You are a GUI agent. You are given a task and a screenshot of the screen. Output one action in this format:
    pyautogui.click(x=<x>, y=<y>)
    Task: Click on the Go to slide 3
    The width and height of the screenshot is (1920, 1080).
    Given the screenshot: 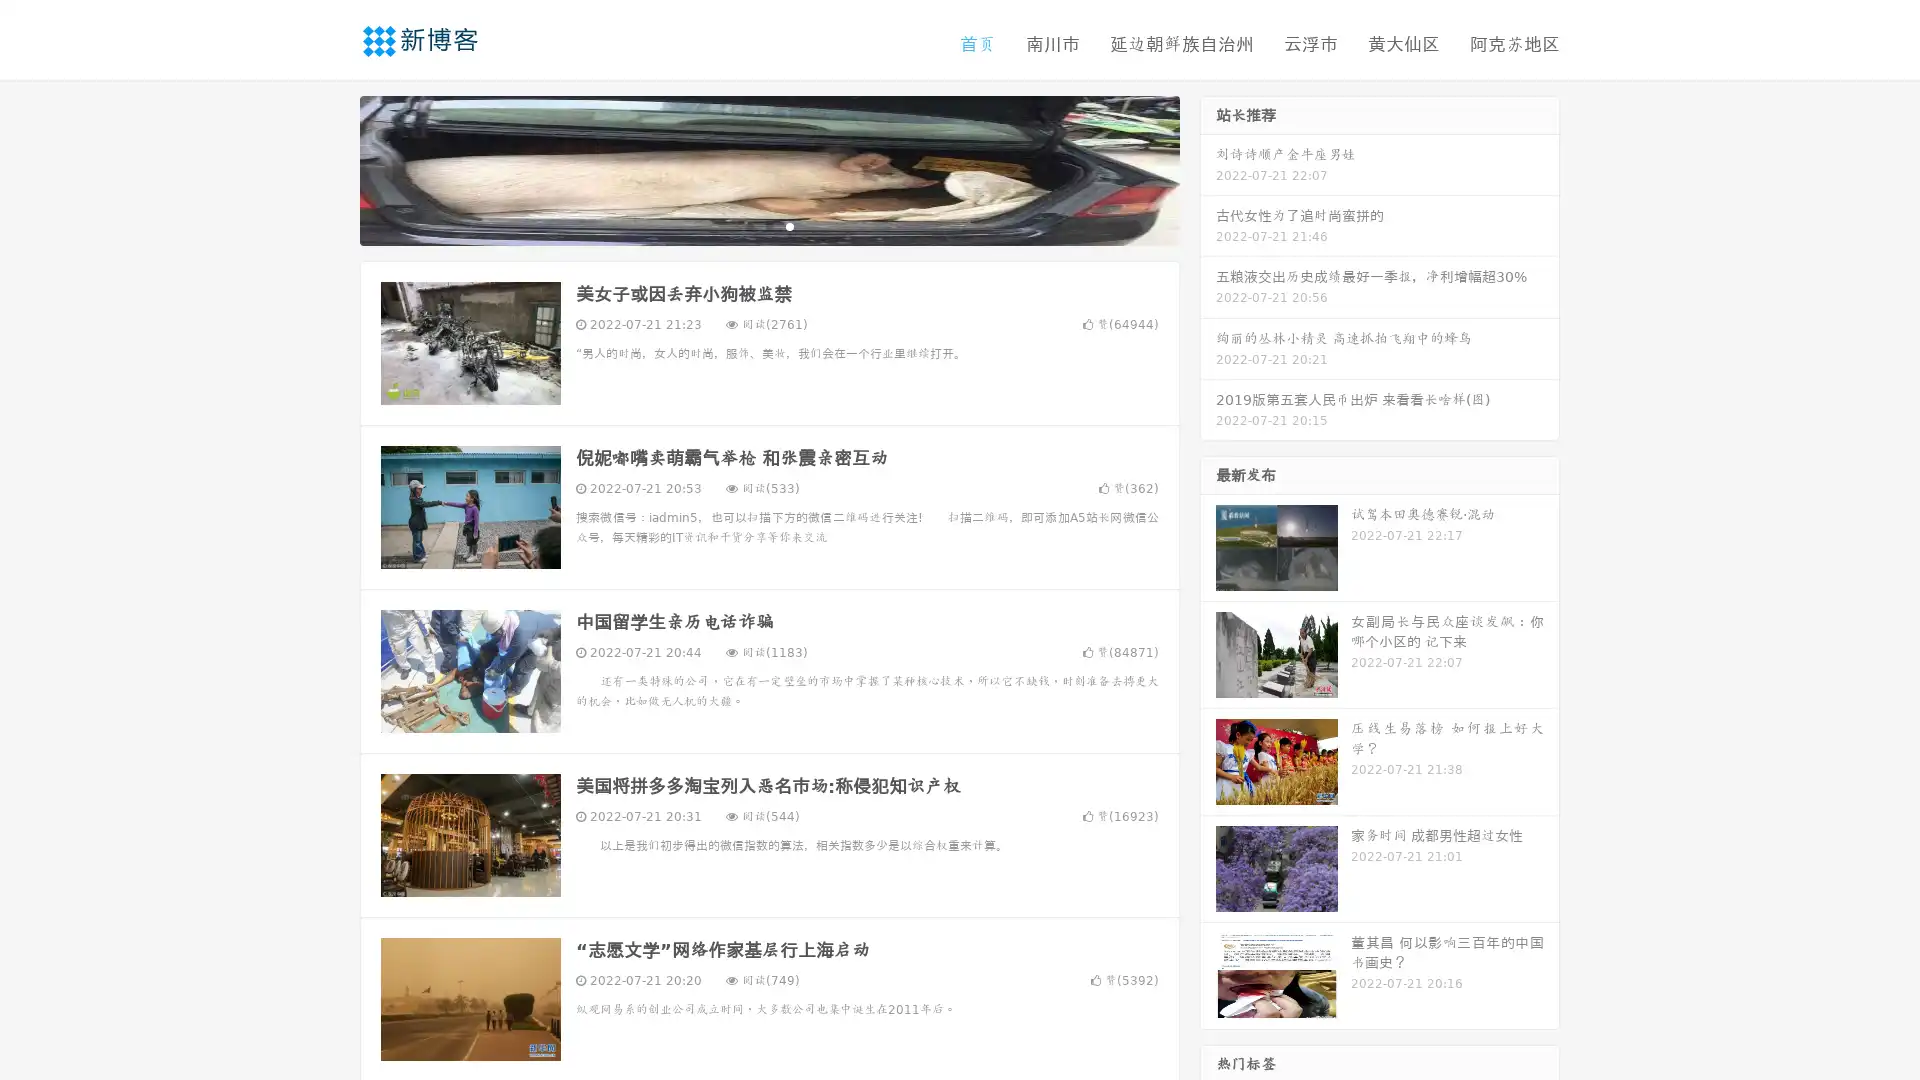 What is the action you would take?
    pyautogui.click(x=789, y=225)
    